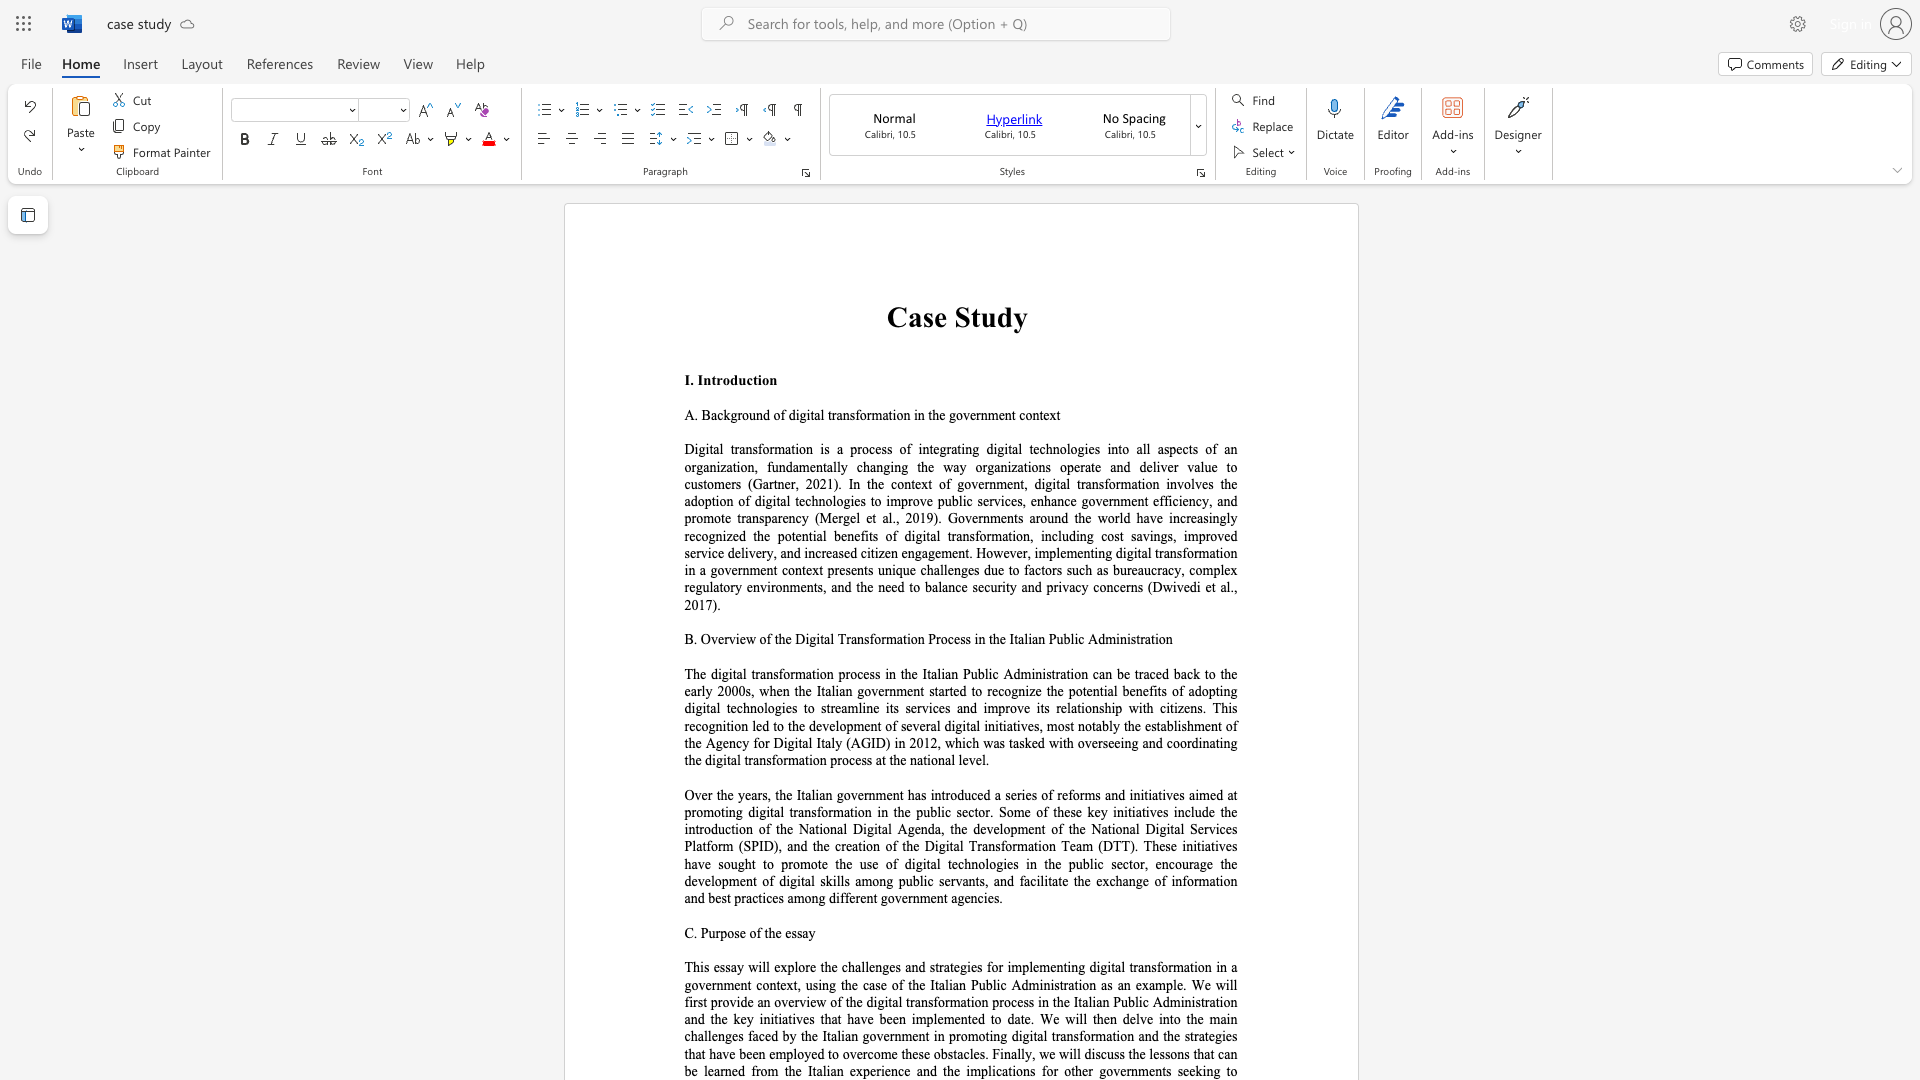 This screenshot has width=1920, height=1080. What do you see at coordinates (717, 933) in the screenshot?
I see `the 1th character "r" in the text` at bounding box center [717, 933].